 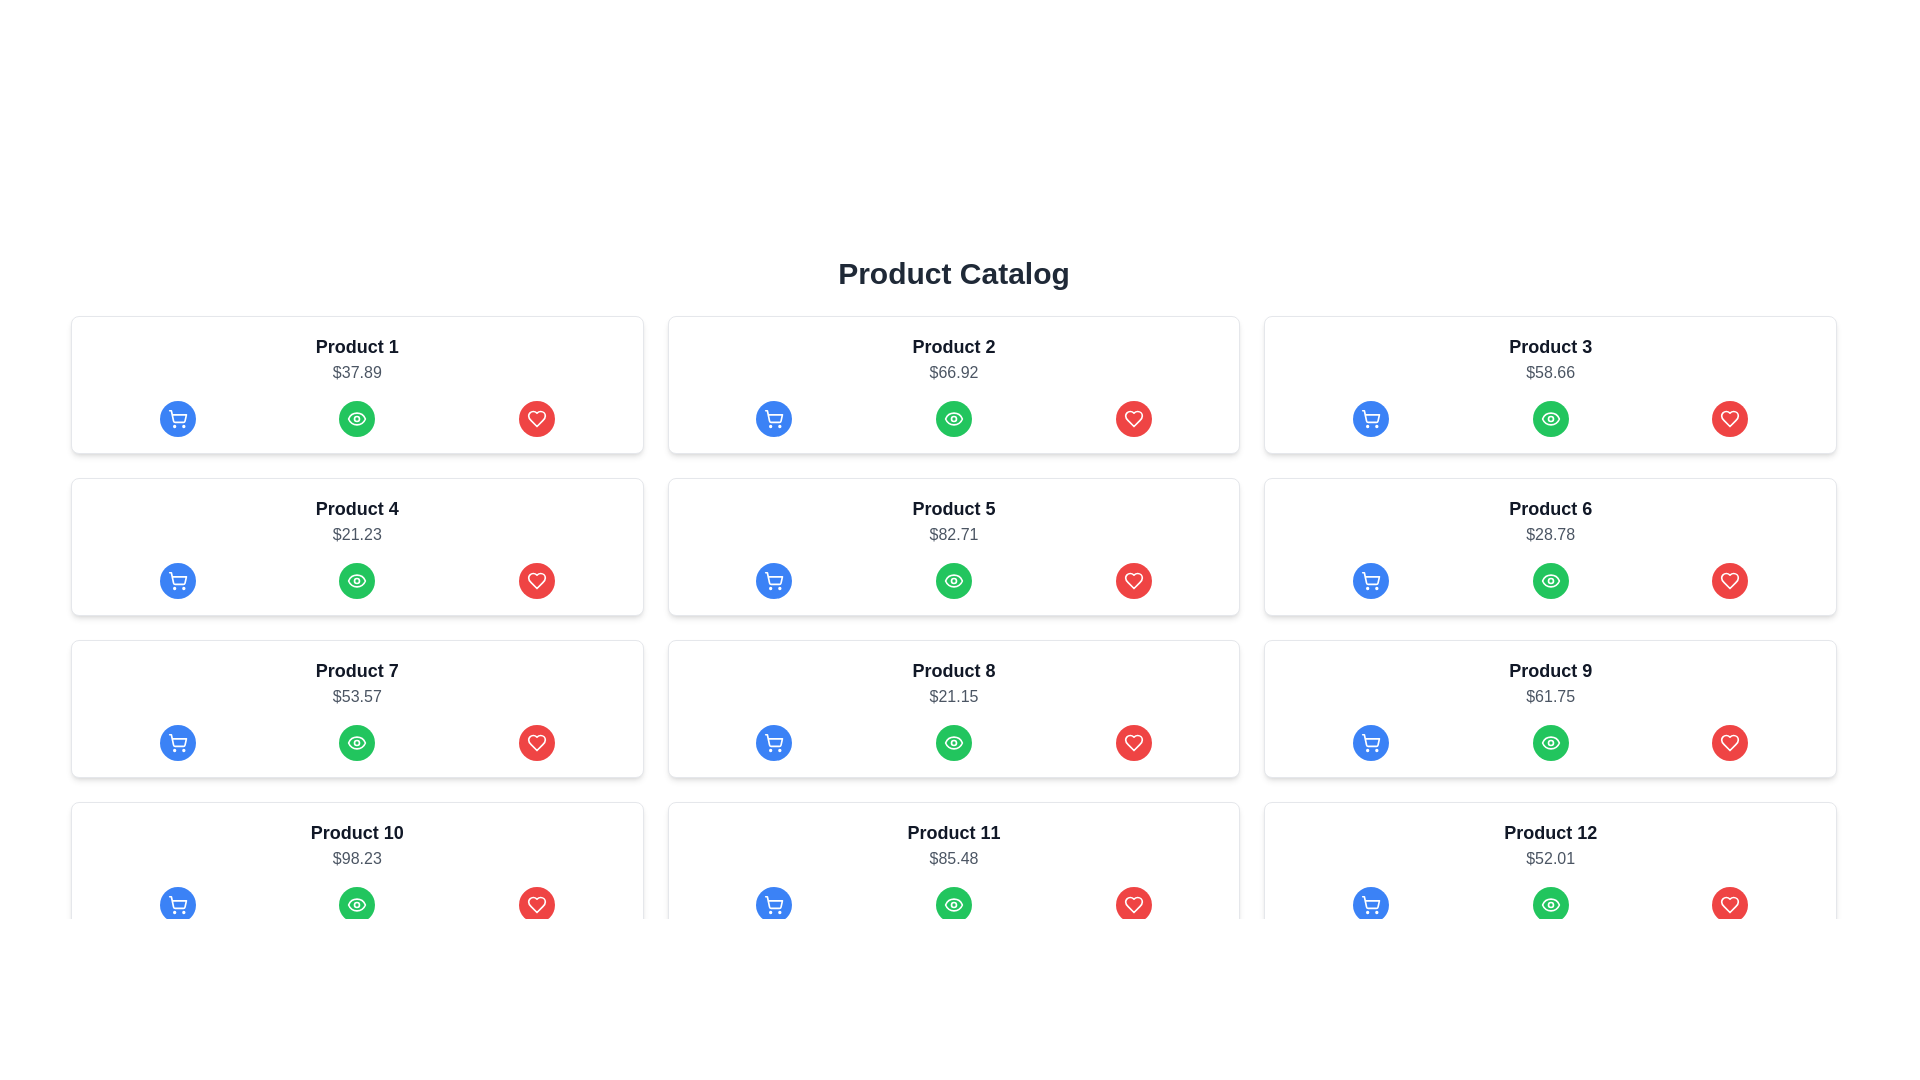 What do you see at coordinates (1549, 696) in the screenshot?
I see `the static text label displaying the price "$61.75" for "Product 9" located at the bottom-right corner of the product card` at bounding box center [1549, 696].